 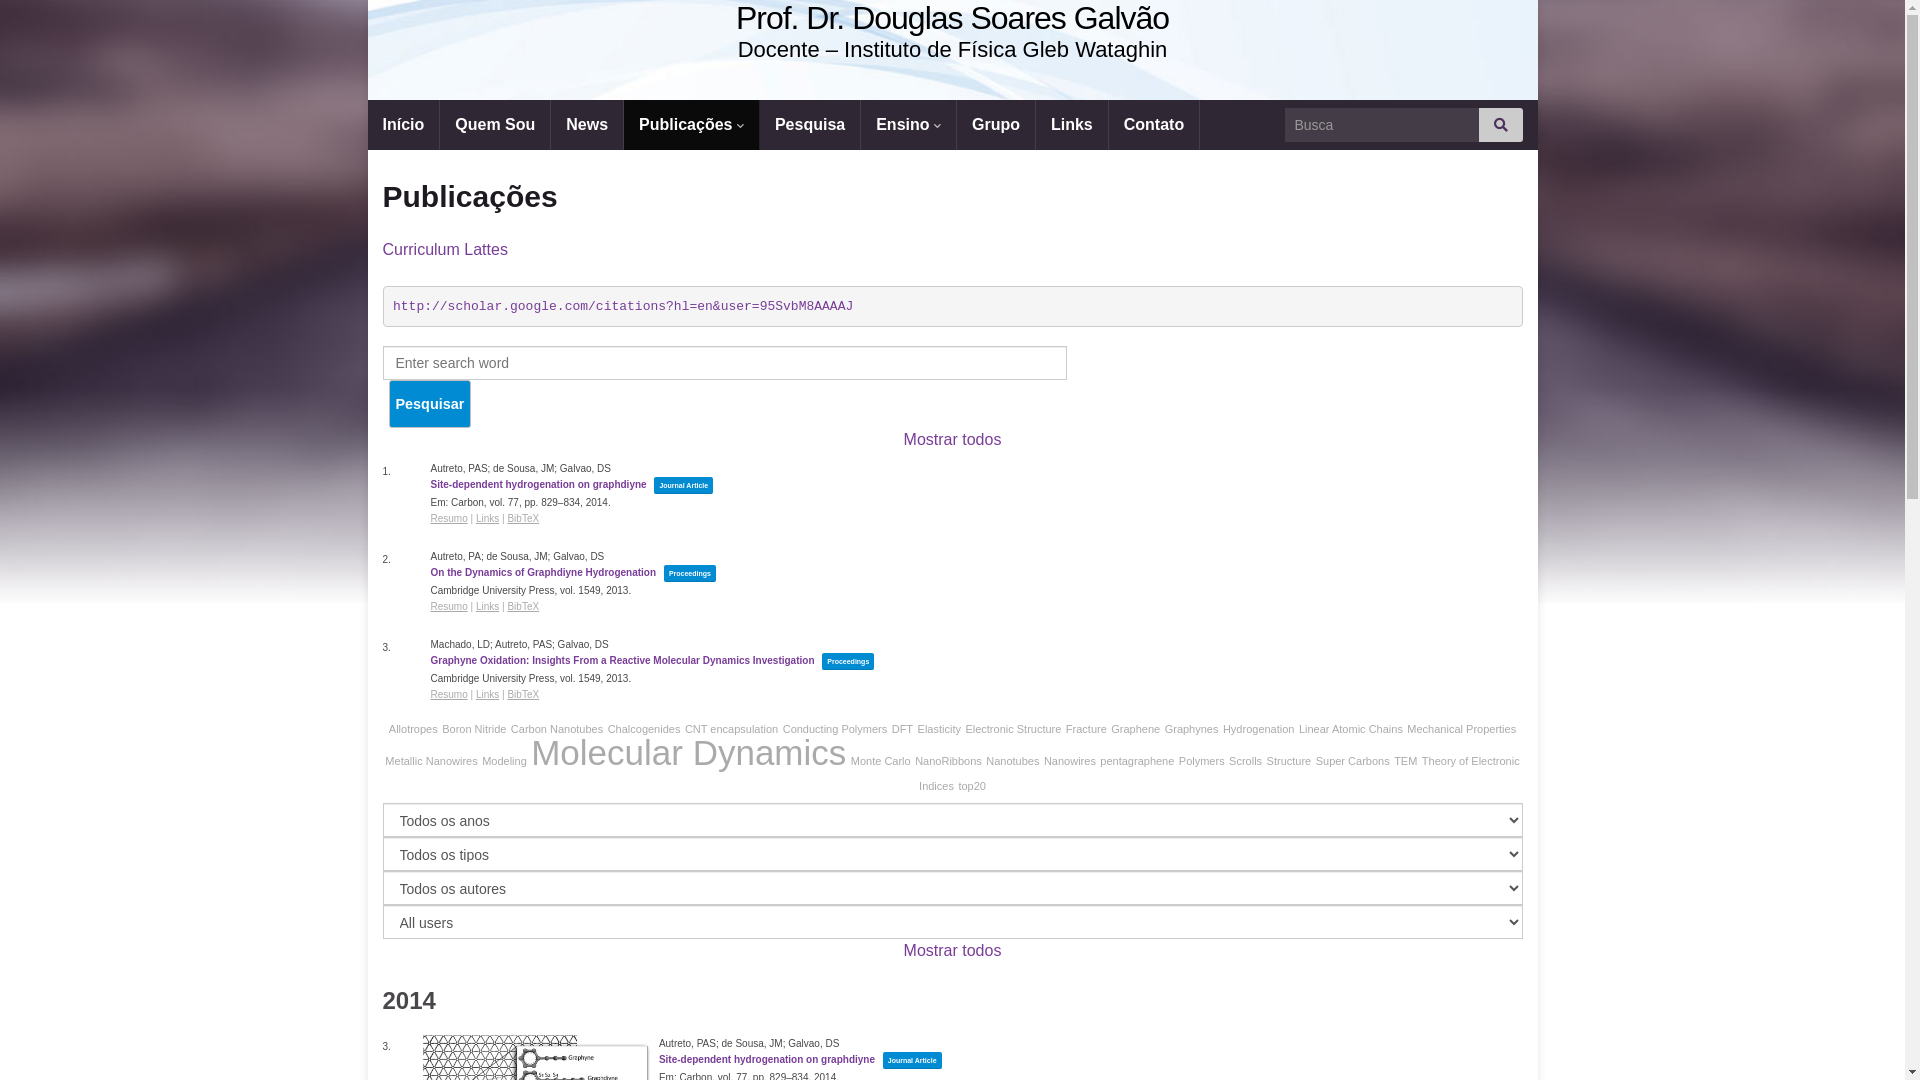 What do you see at coordinates (1012, 760) in the screenshot?
I see `'Nanotubes'` at bounding box center [1012, 760].